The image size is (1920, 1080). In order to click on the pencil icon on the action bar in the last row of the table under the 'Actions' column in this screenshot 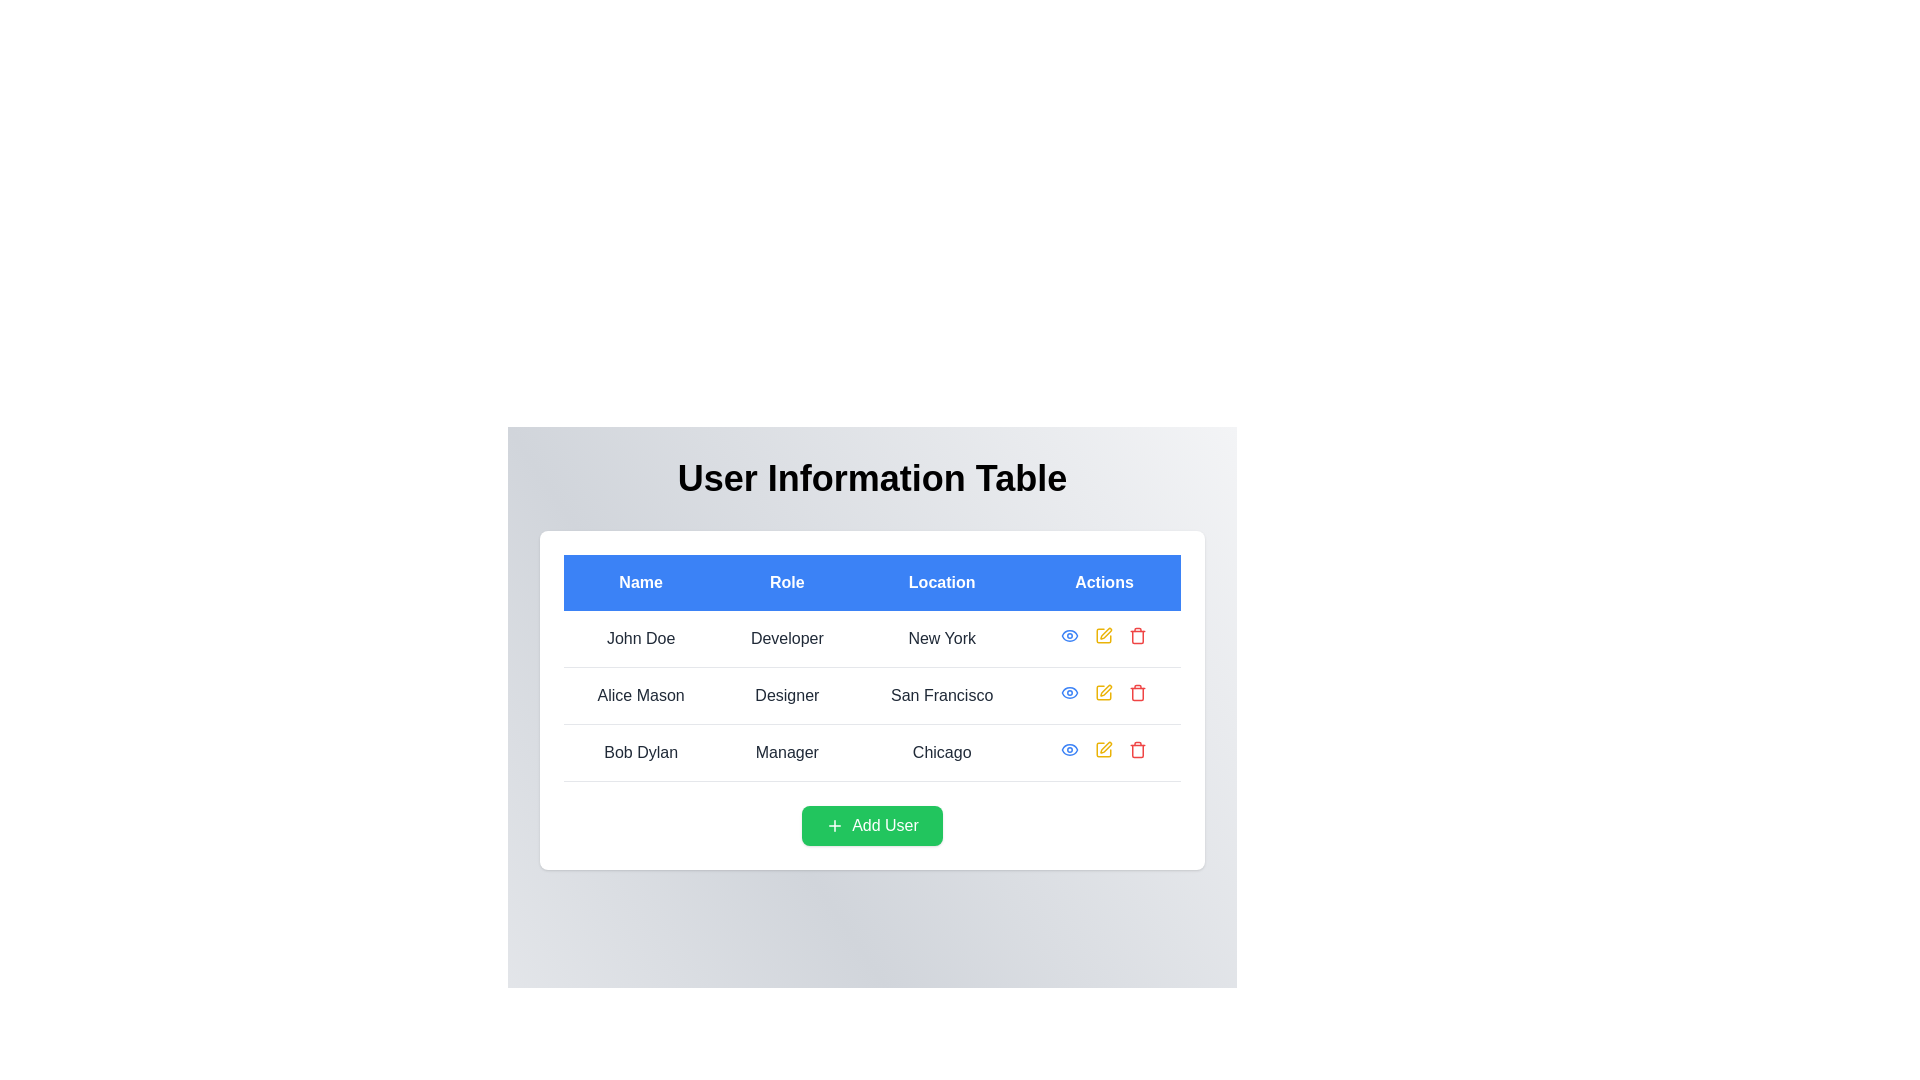, I will do `click(1103, 749)`.